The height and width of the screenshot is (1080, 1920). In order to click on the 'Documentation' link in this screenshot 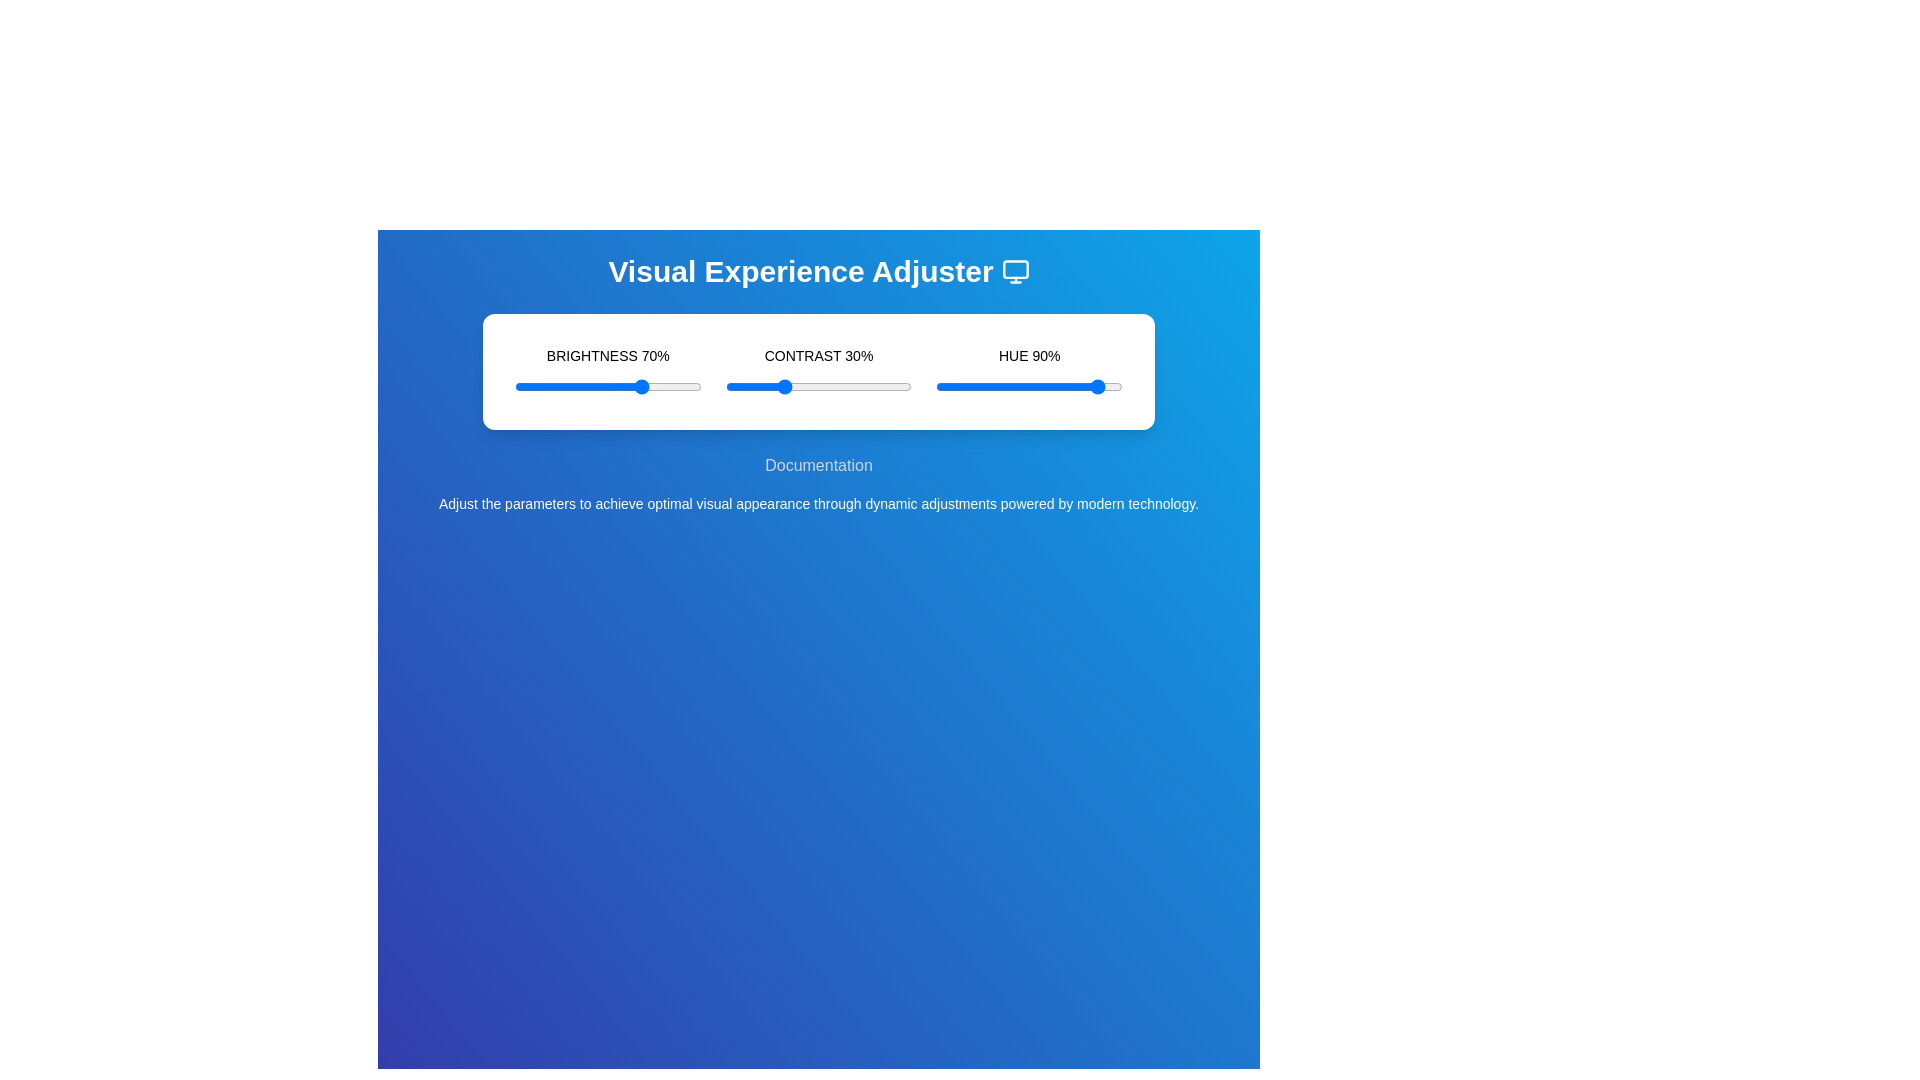, I will do `click(819, 466)`.